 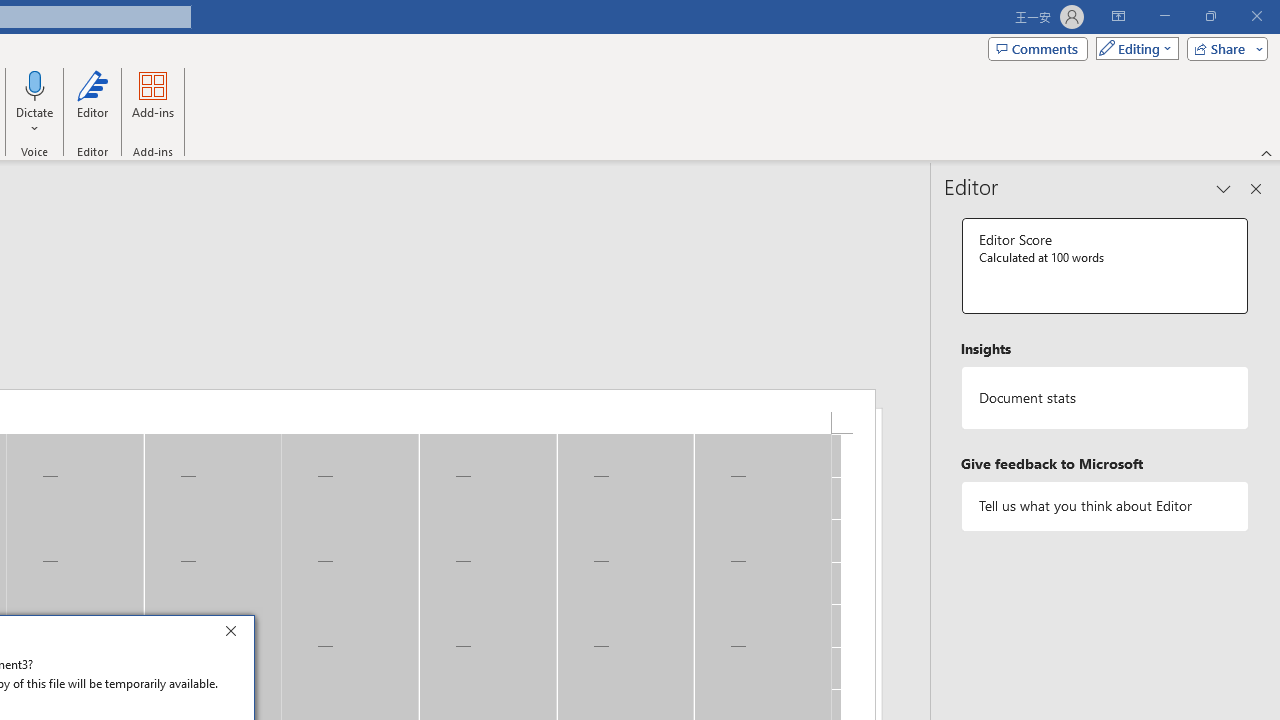 I want to click on 'Document statistics', so click(x=1104, y=398).